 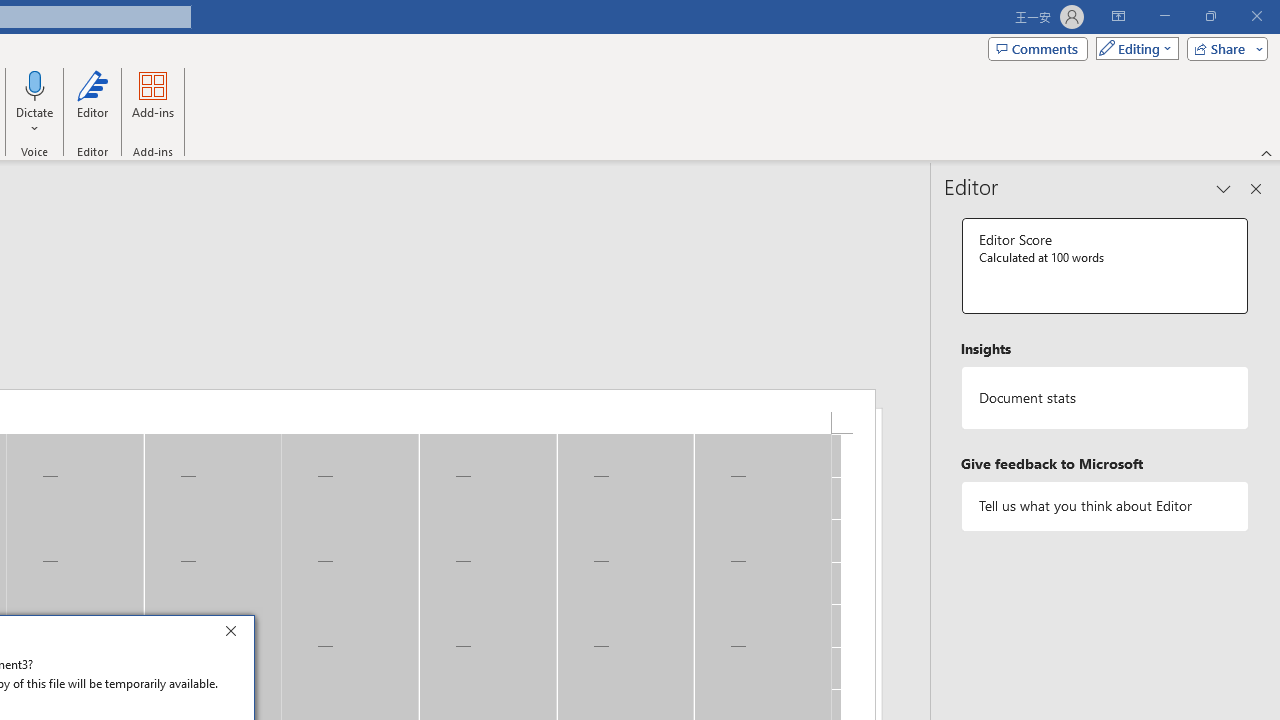 I want to click on 'Document statistics', so click(x=1104, y=398).